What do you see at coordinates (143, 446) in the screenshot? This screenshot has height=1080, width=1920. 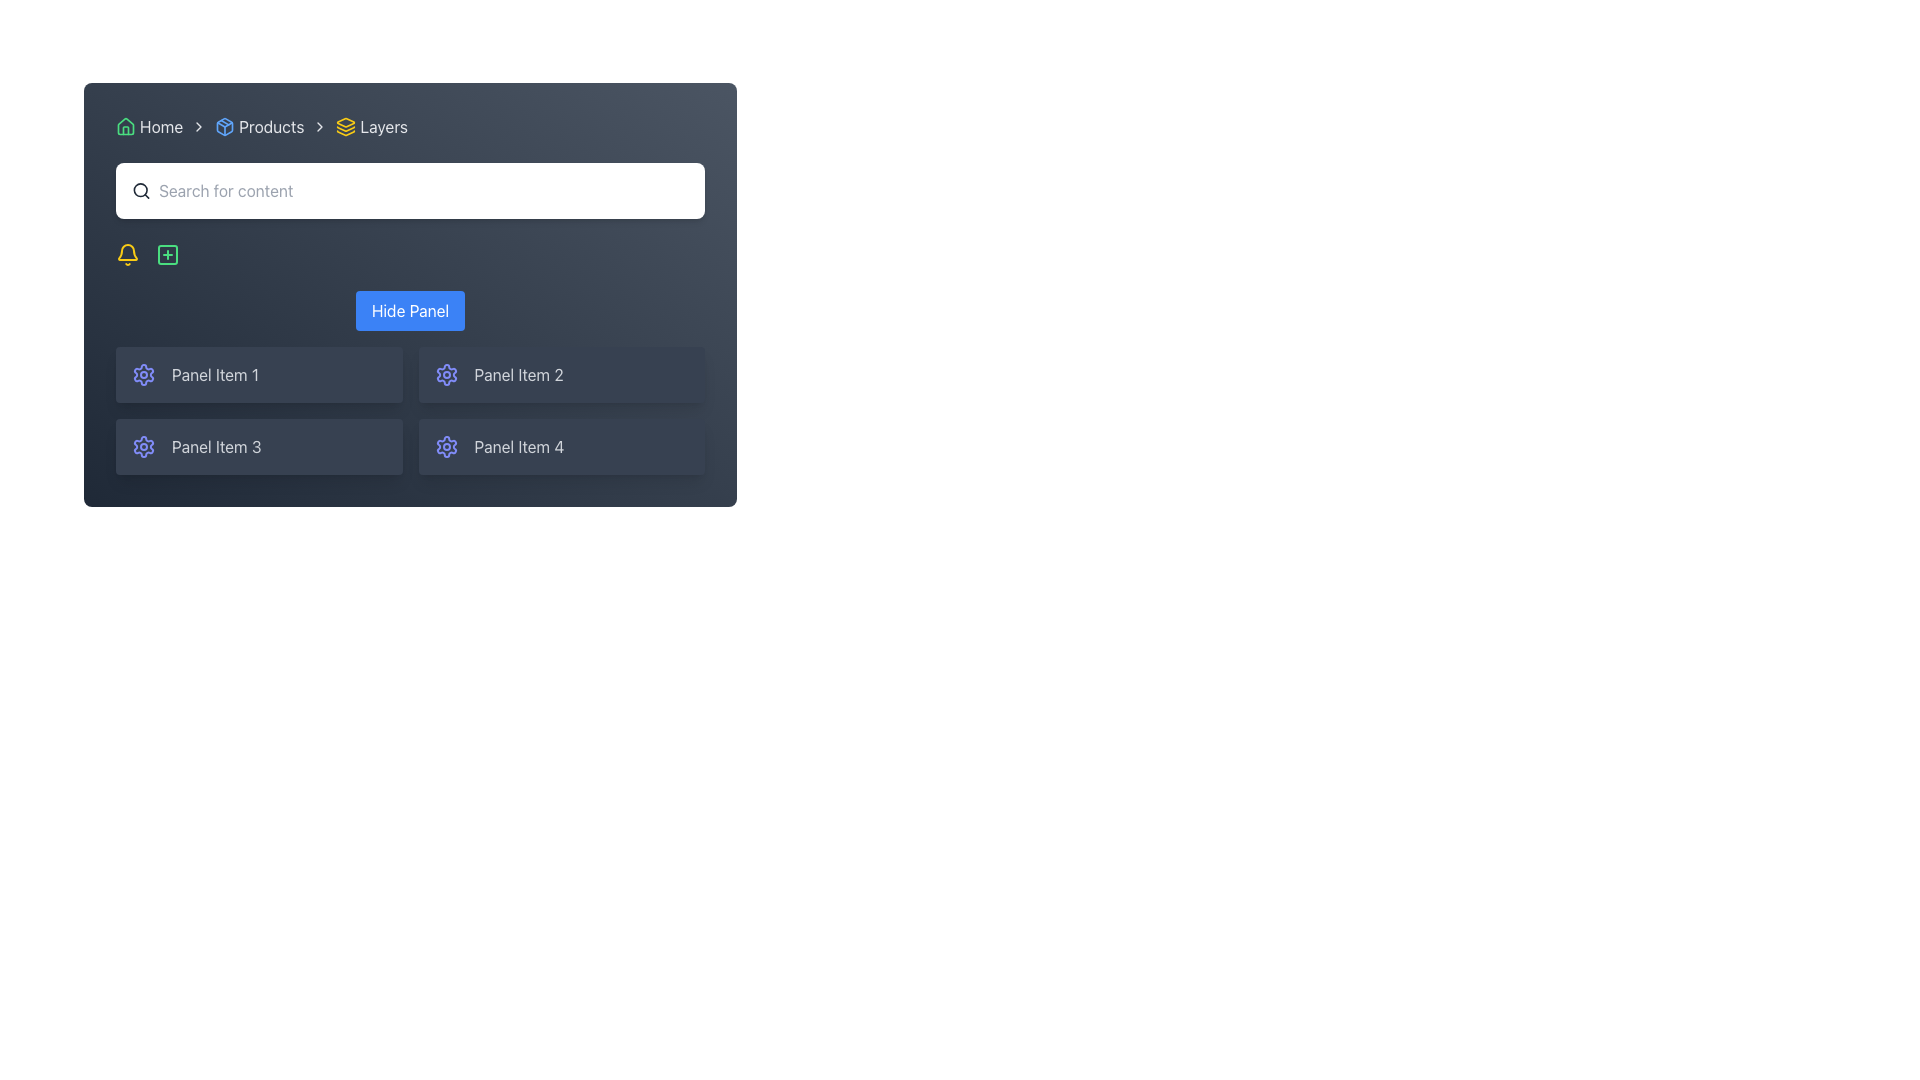 I see `the indigo gear icon located in the top-left corner of the 'Panel Item 3'` at bounding box center [143, 446].